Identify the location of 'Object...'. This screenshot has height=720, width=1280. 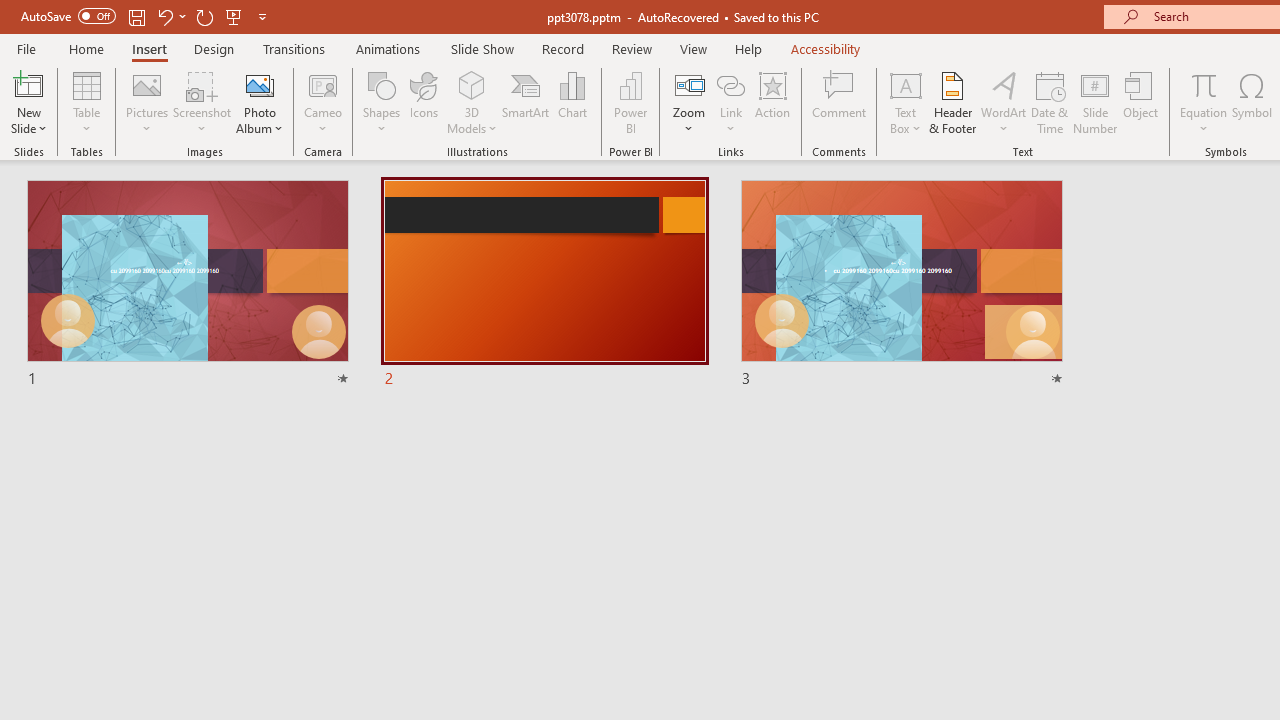
(1141, 103).